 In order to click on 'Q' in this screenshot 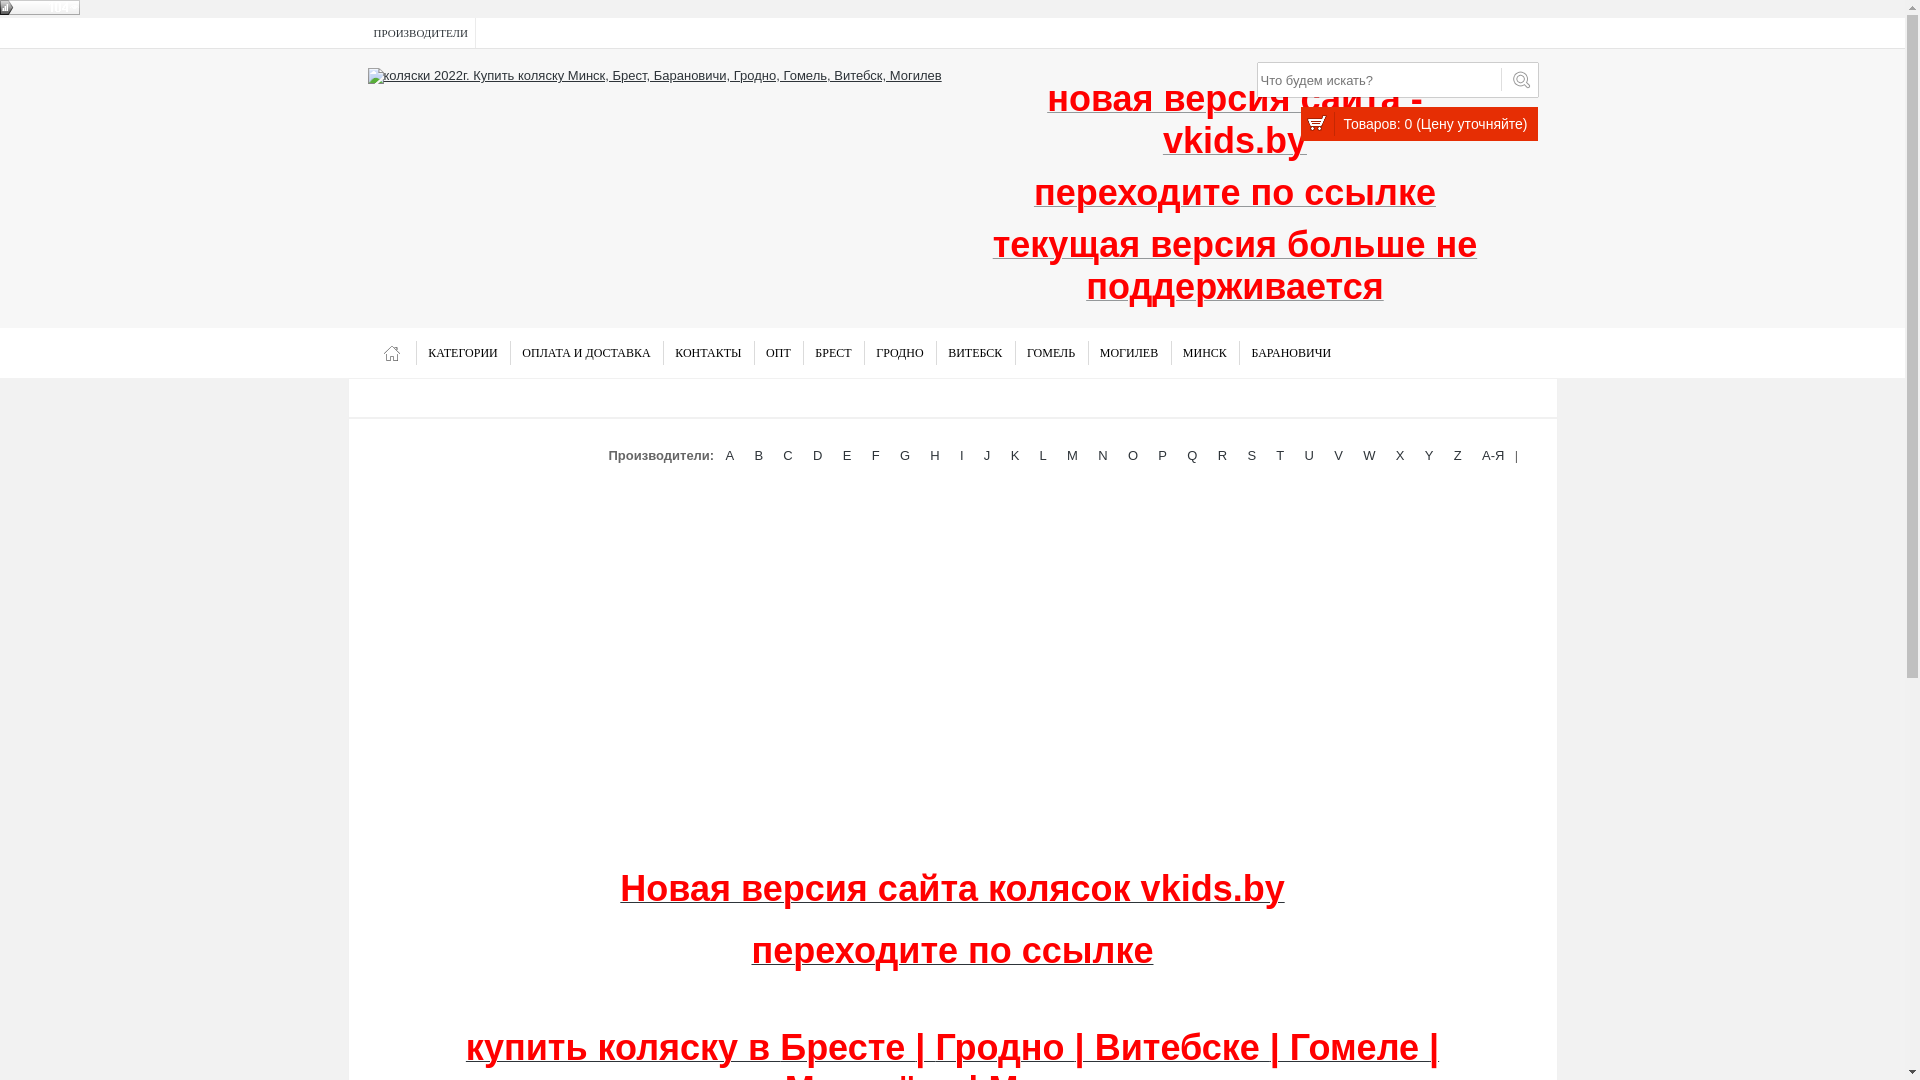, I will do `click(1191, 455)`.